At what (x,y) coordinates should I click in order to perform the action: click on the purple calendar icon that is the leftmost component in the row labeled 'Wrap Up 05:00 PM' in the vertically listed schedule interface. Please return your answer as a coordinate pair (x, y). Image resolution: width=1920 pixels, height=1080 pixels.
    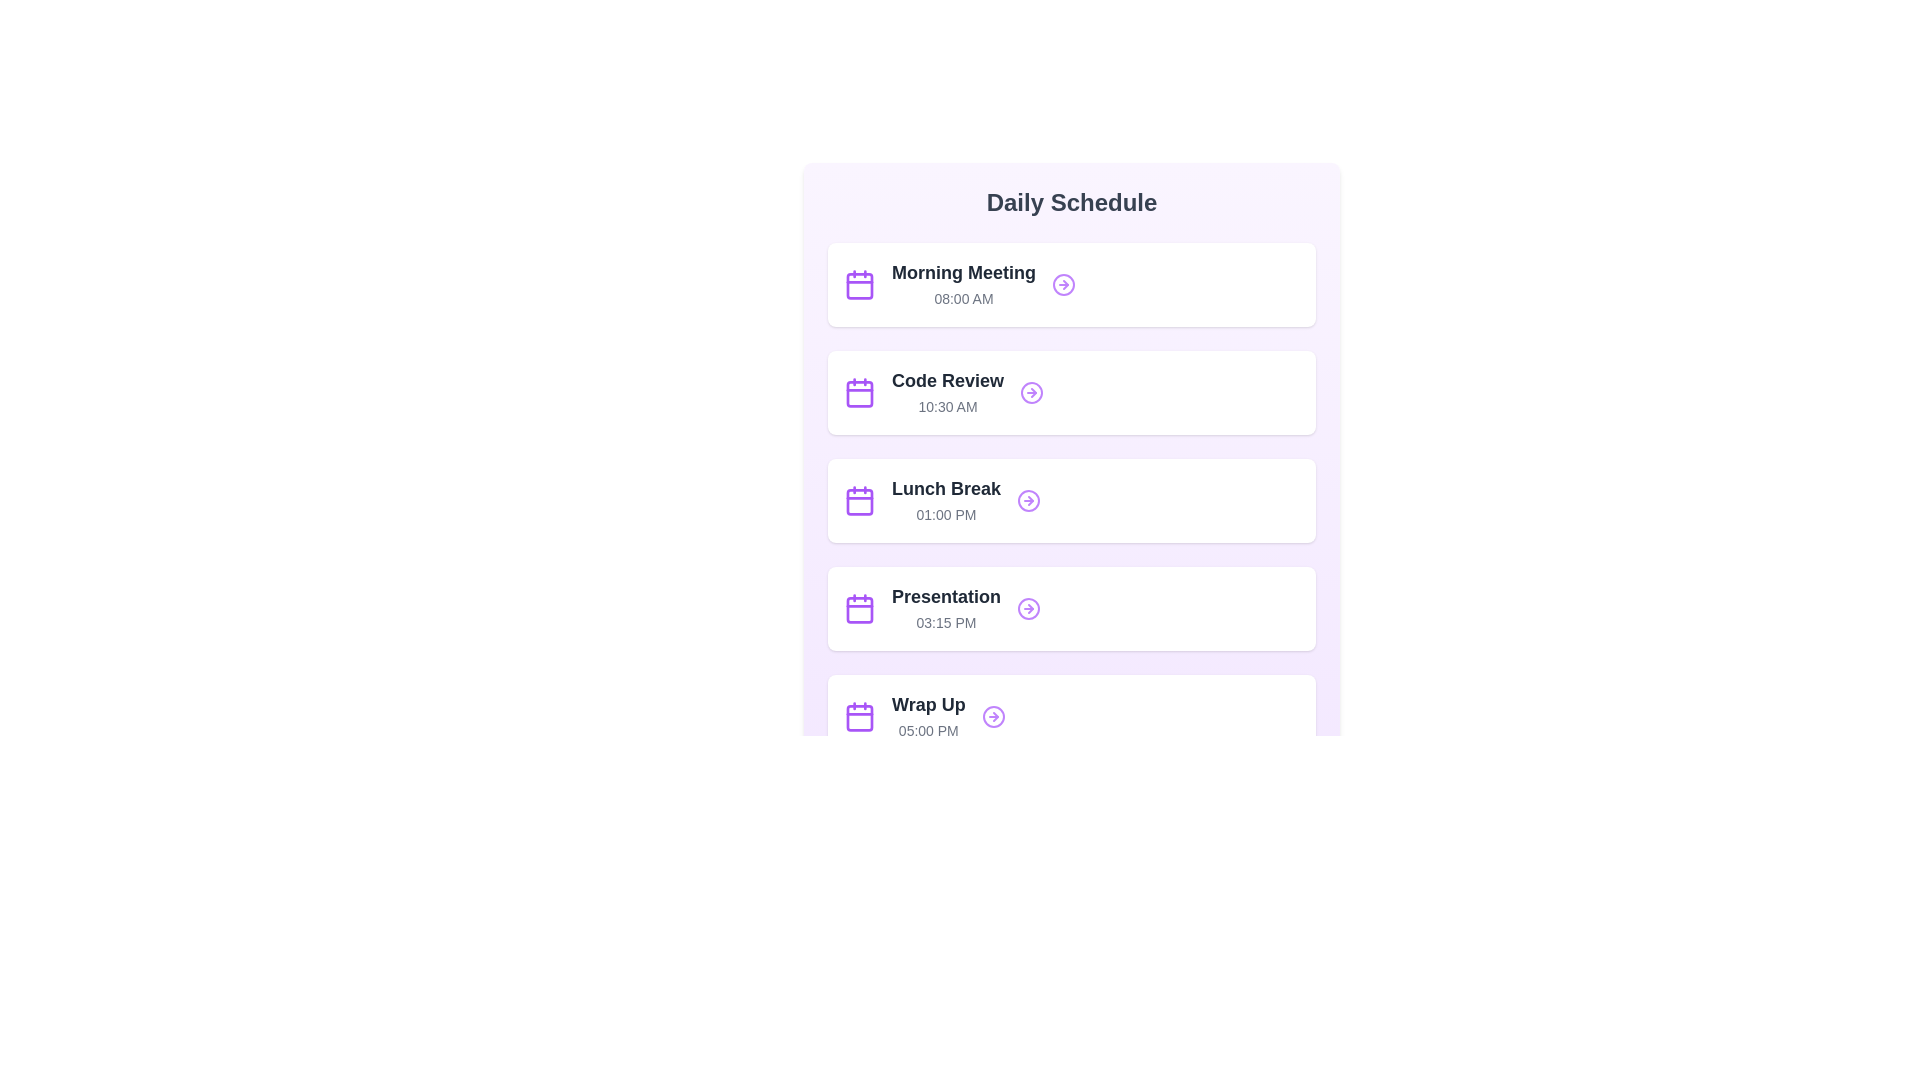
    Looking at the image, I should click on (859, 716).